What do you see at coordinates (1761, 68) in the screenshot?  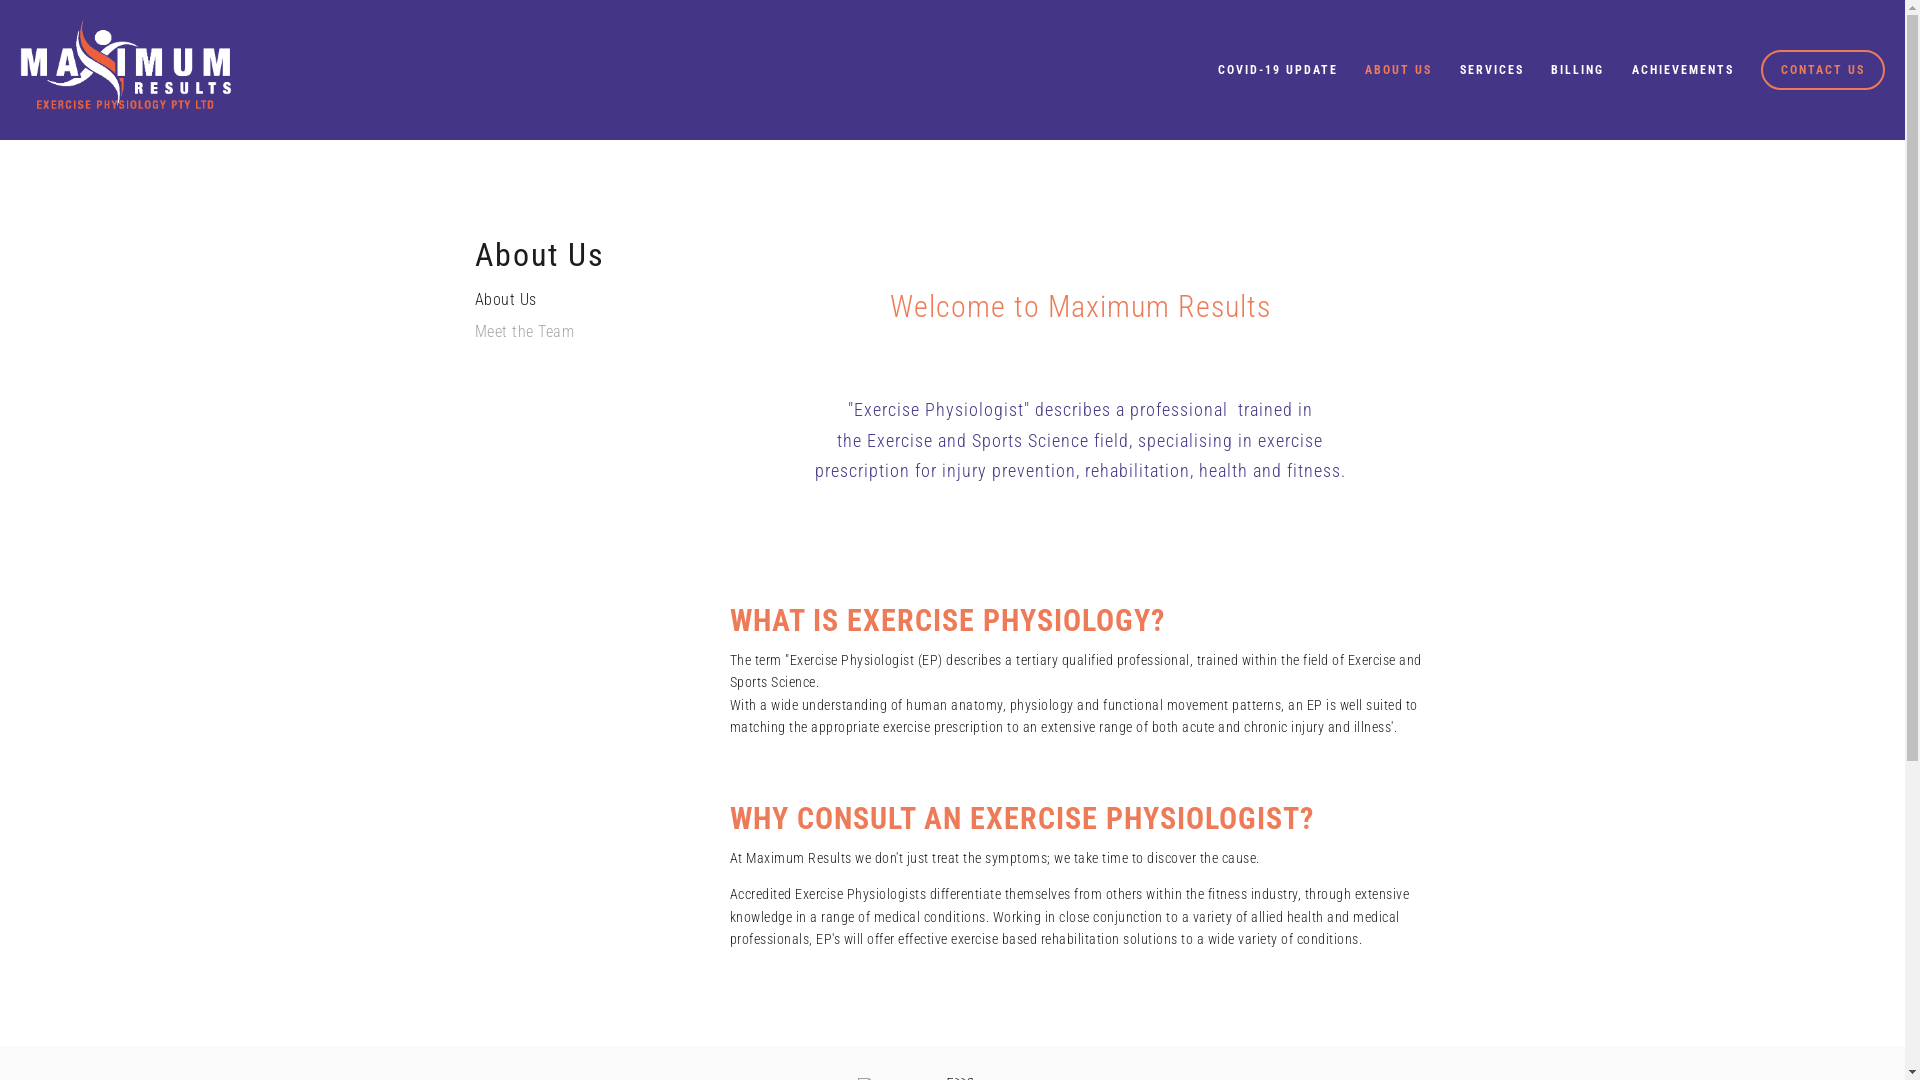 I see `'CONTACT US'` at bounding box center [1761, 68].